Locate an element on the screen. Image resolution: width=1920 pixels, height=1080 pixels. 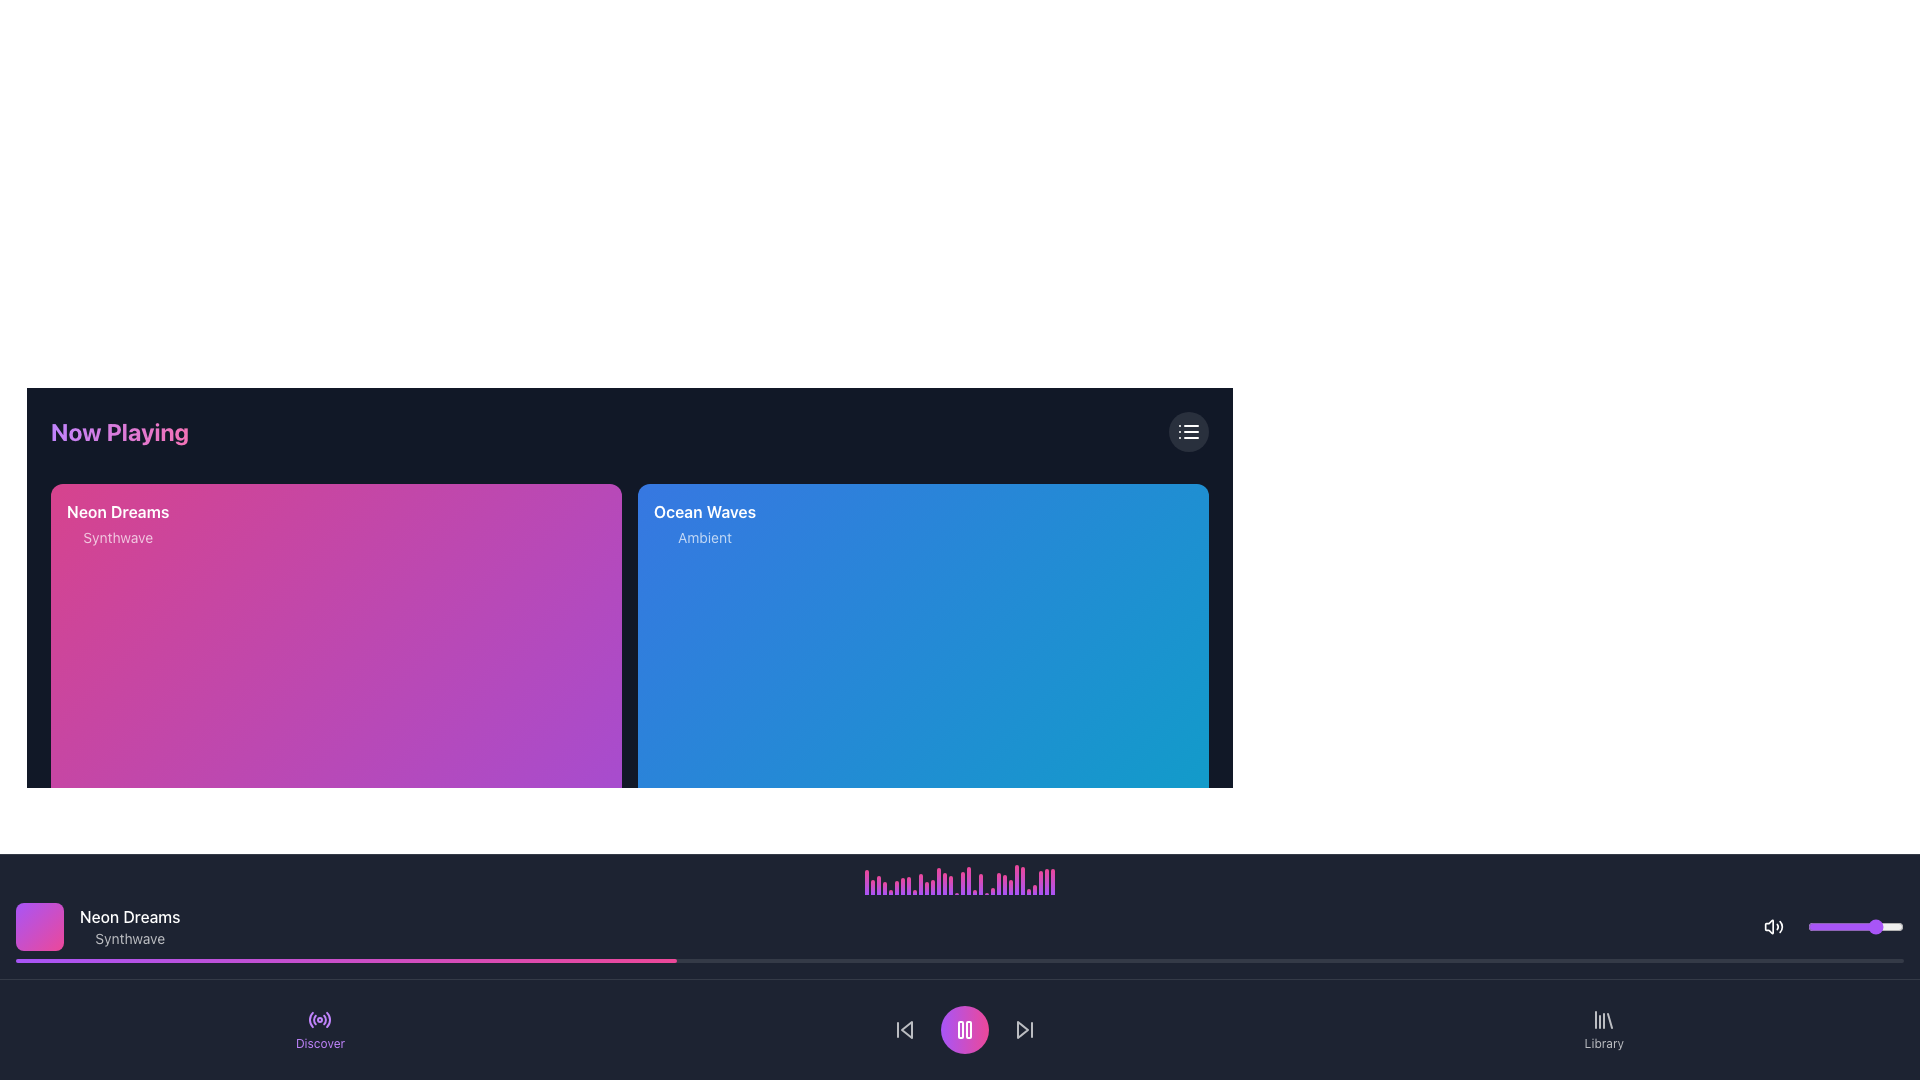
the speaker icon with sound waves to change the sound state, located at the leftmost position of the sound control cluster in the control bar at the bottom of the interface is located at coordinates (1774, 926).